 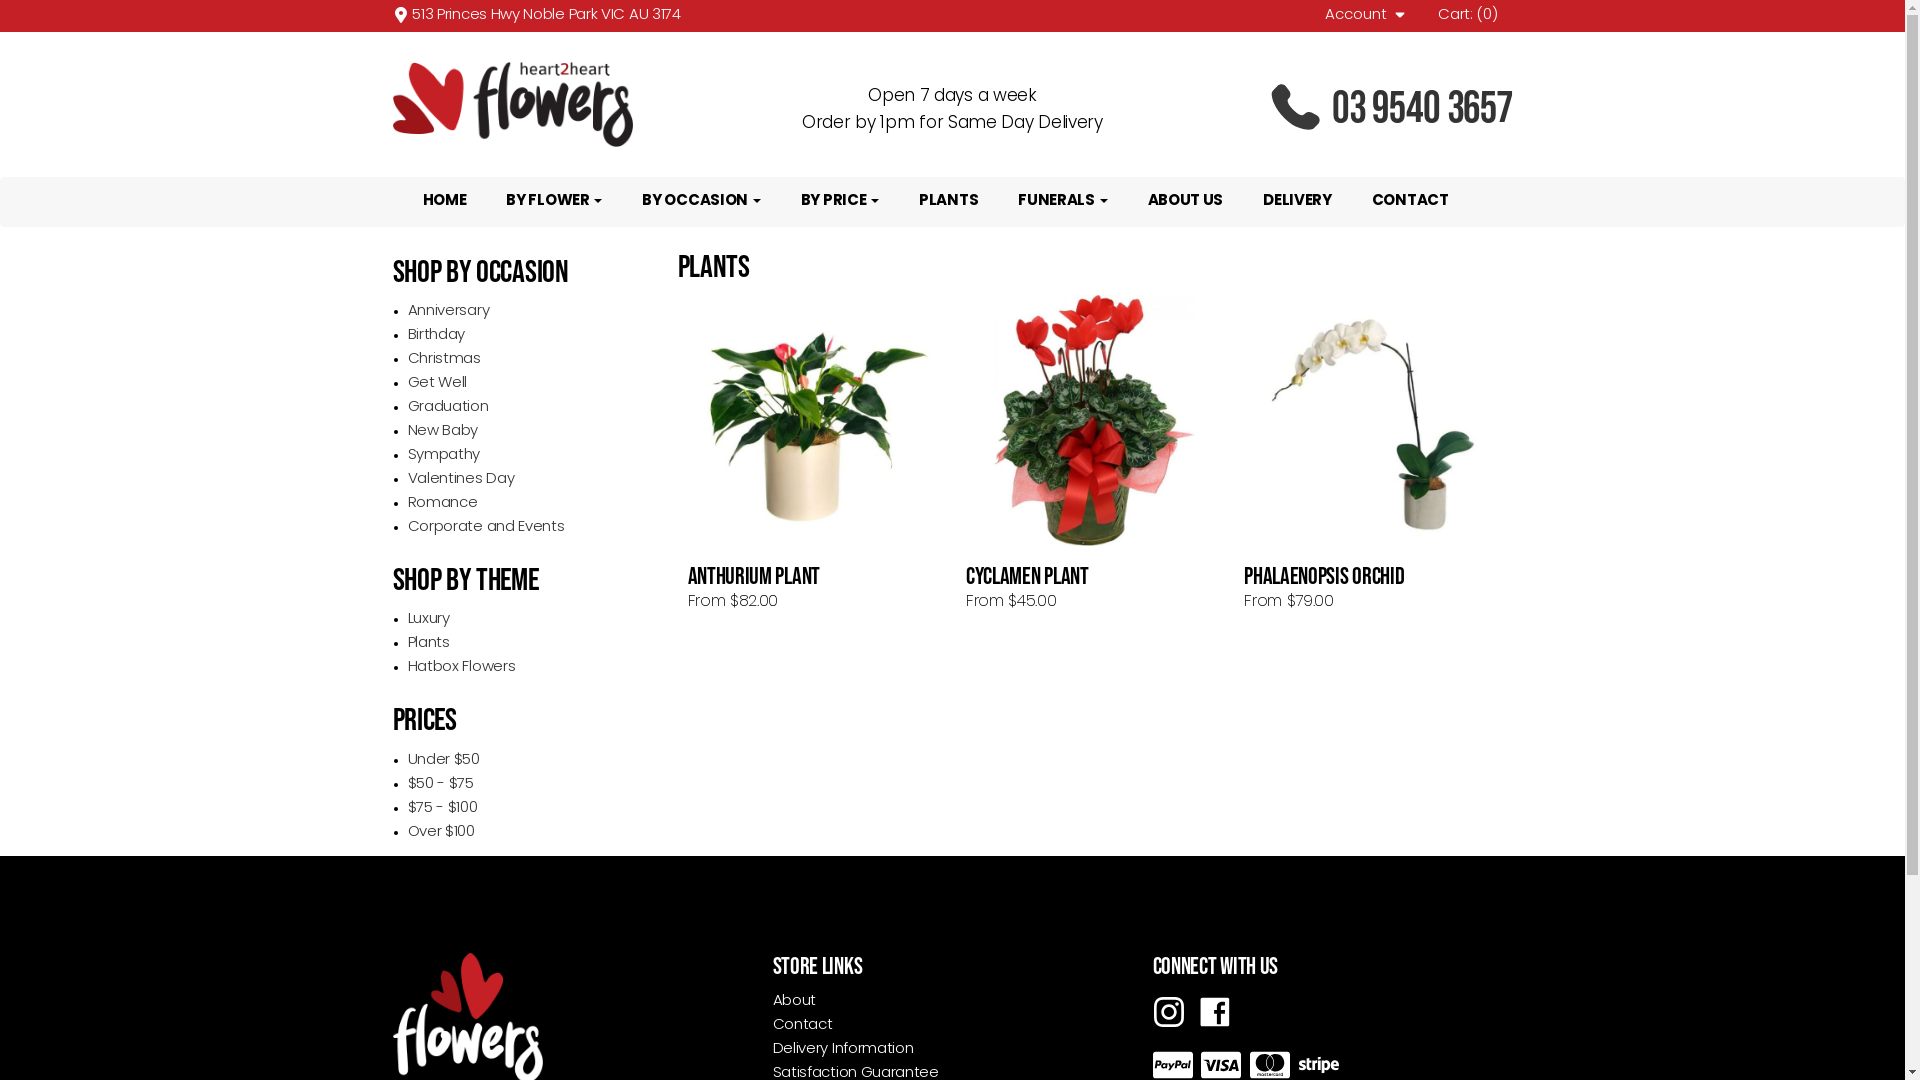 I want to click on 'Christmas', so click(x=443, y=358).